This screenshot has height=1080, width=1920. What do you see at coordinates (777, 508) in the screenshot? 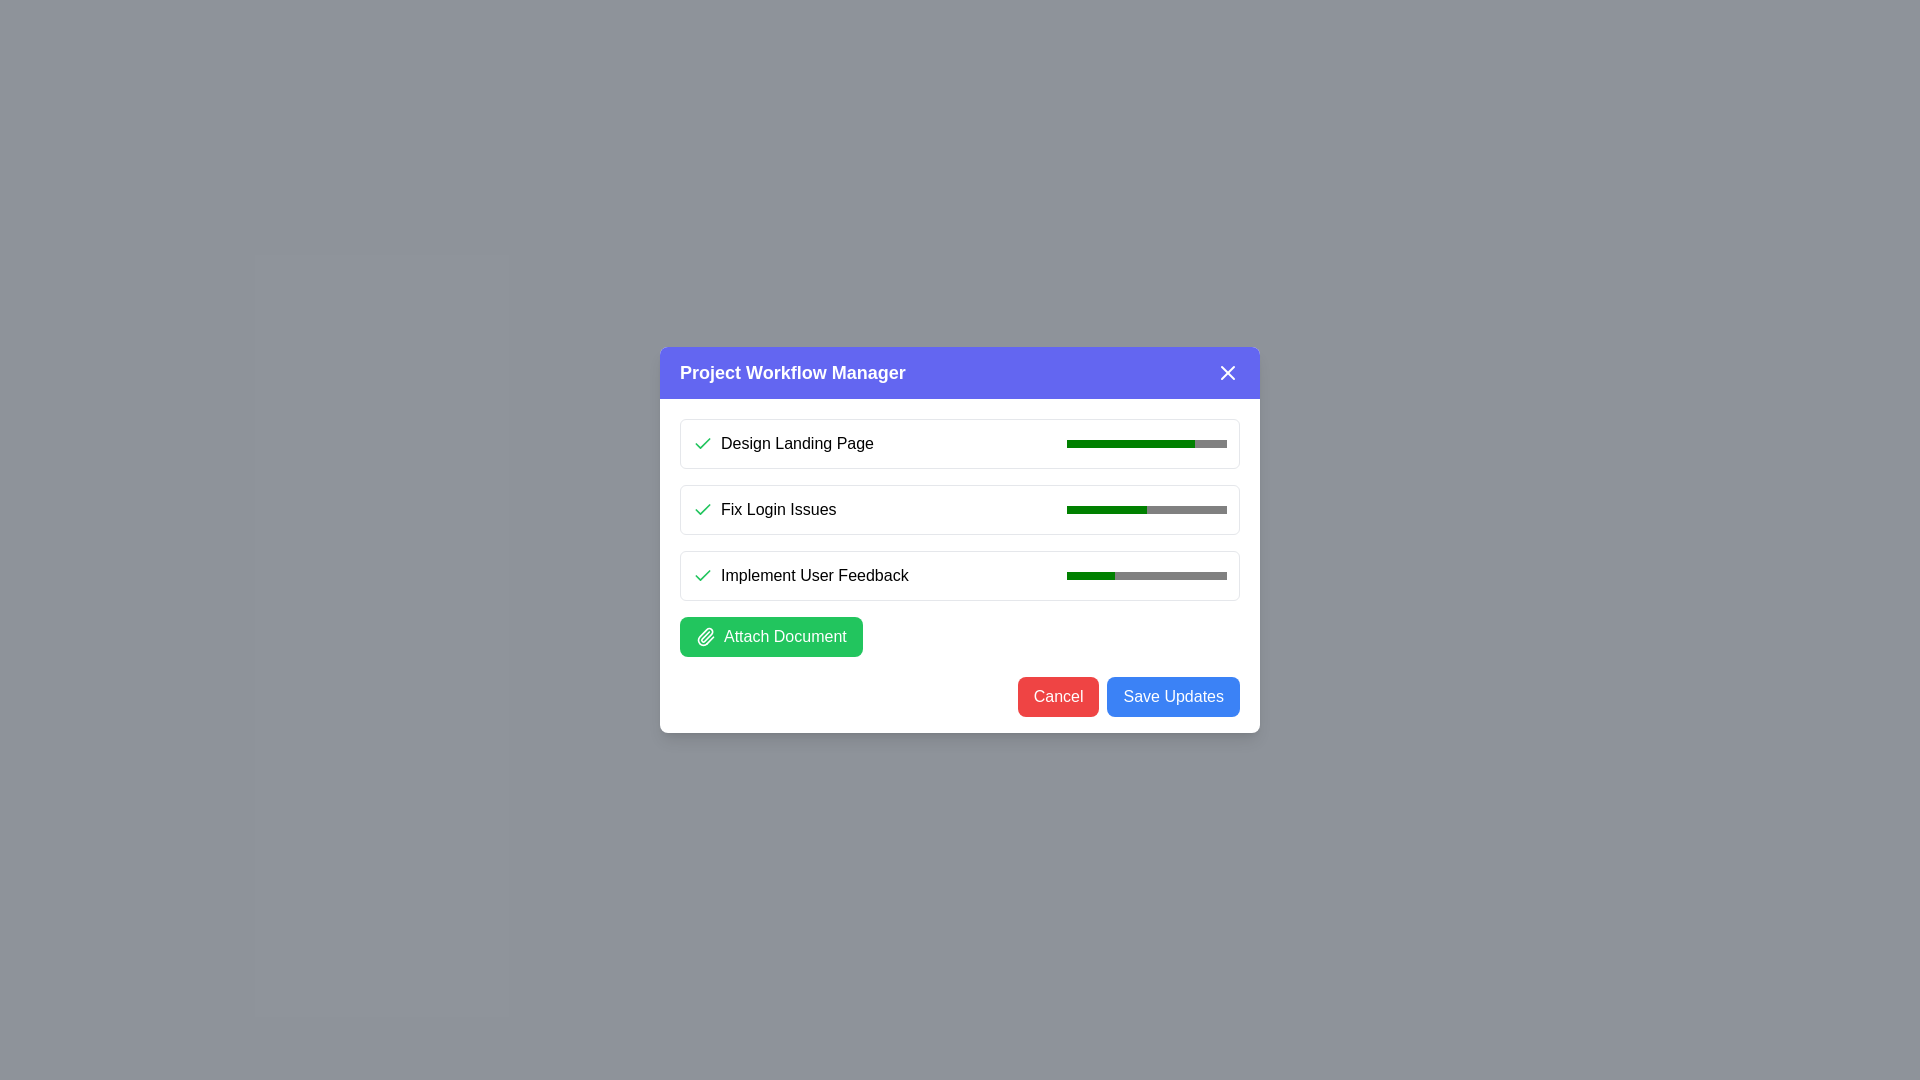
I see `the static text label that identifies the task 'Fix Login Issues' within the 'Project Workflow Manager' modal window` at bounding box center [777, 508].